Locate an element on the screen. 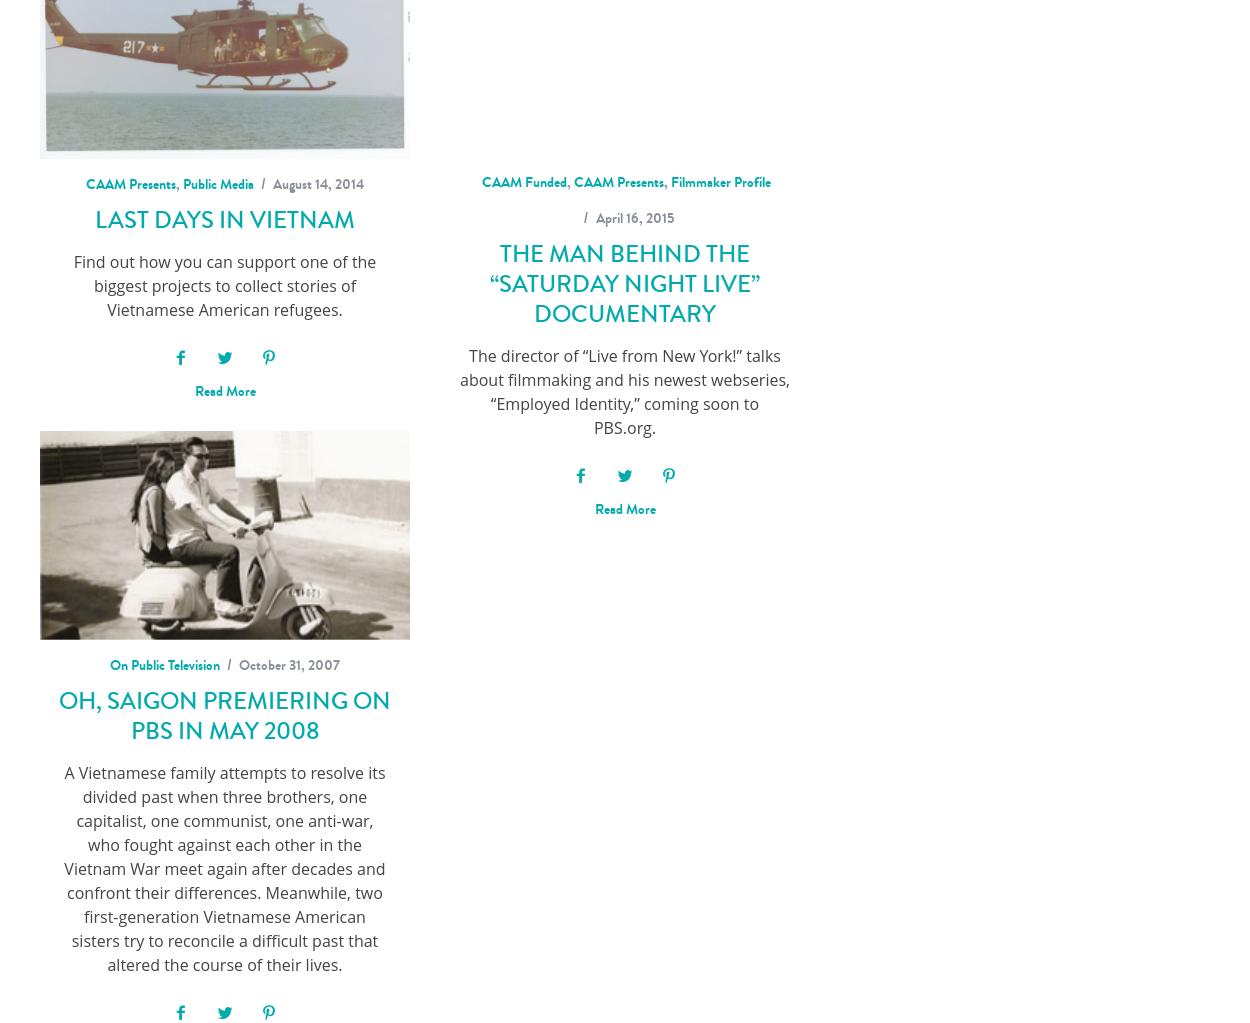 The width and height of the screenshot is (1250, 1023). 'October 31, 2007' is located at coordinates (238, 664).